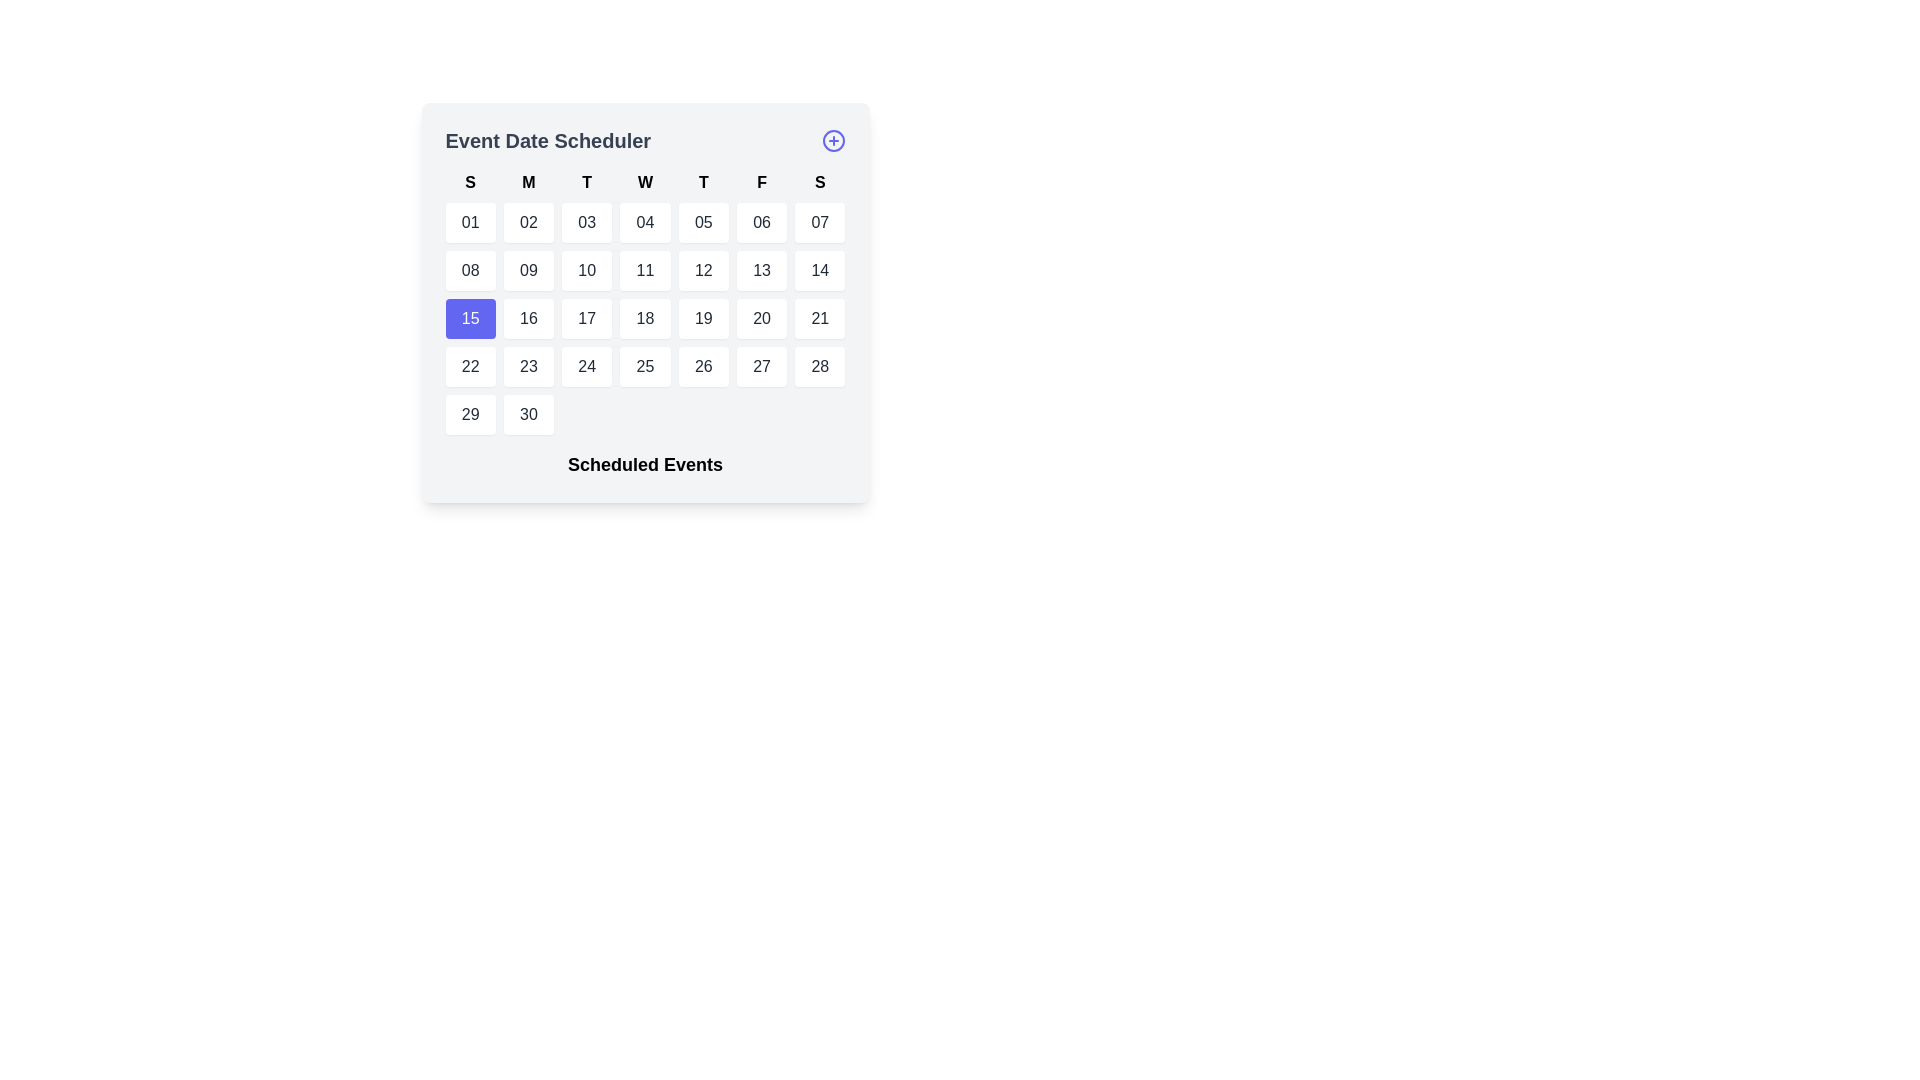 Image resolution: width=1920 pixels, height=1080 pixels. What do you see at coordinates (469, 366) in the screenshot?
I see `the button representing the specific date in the Event Date Scheduler grid, located in the sixth row and first column` at bounding box center [469, 366].